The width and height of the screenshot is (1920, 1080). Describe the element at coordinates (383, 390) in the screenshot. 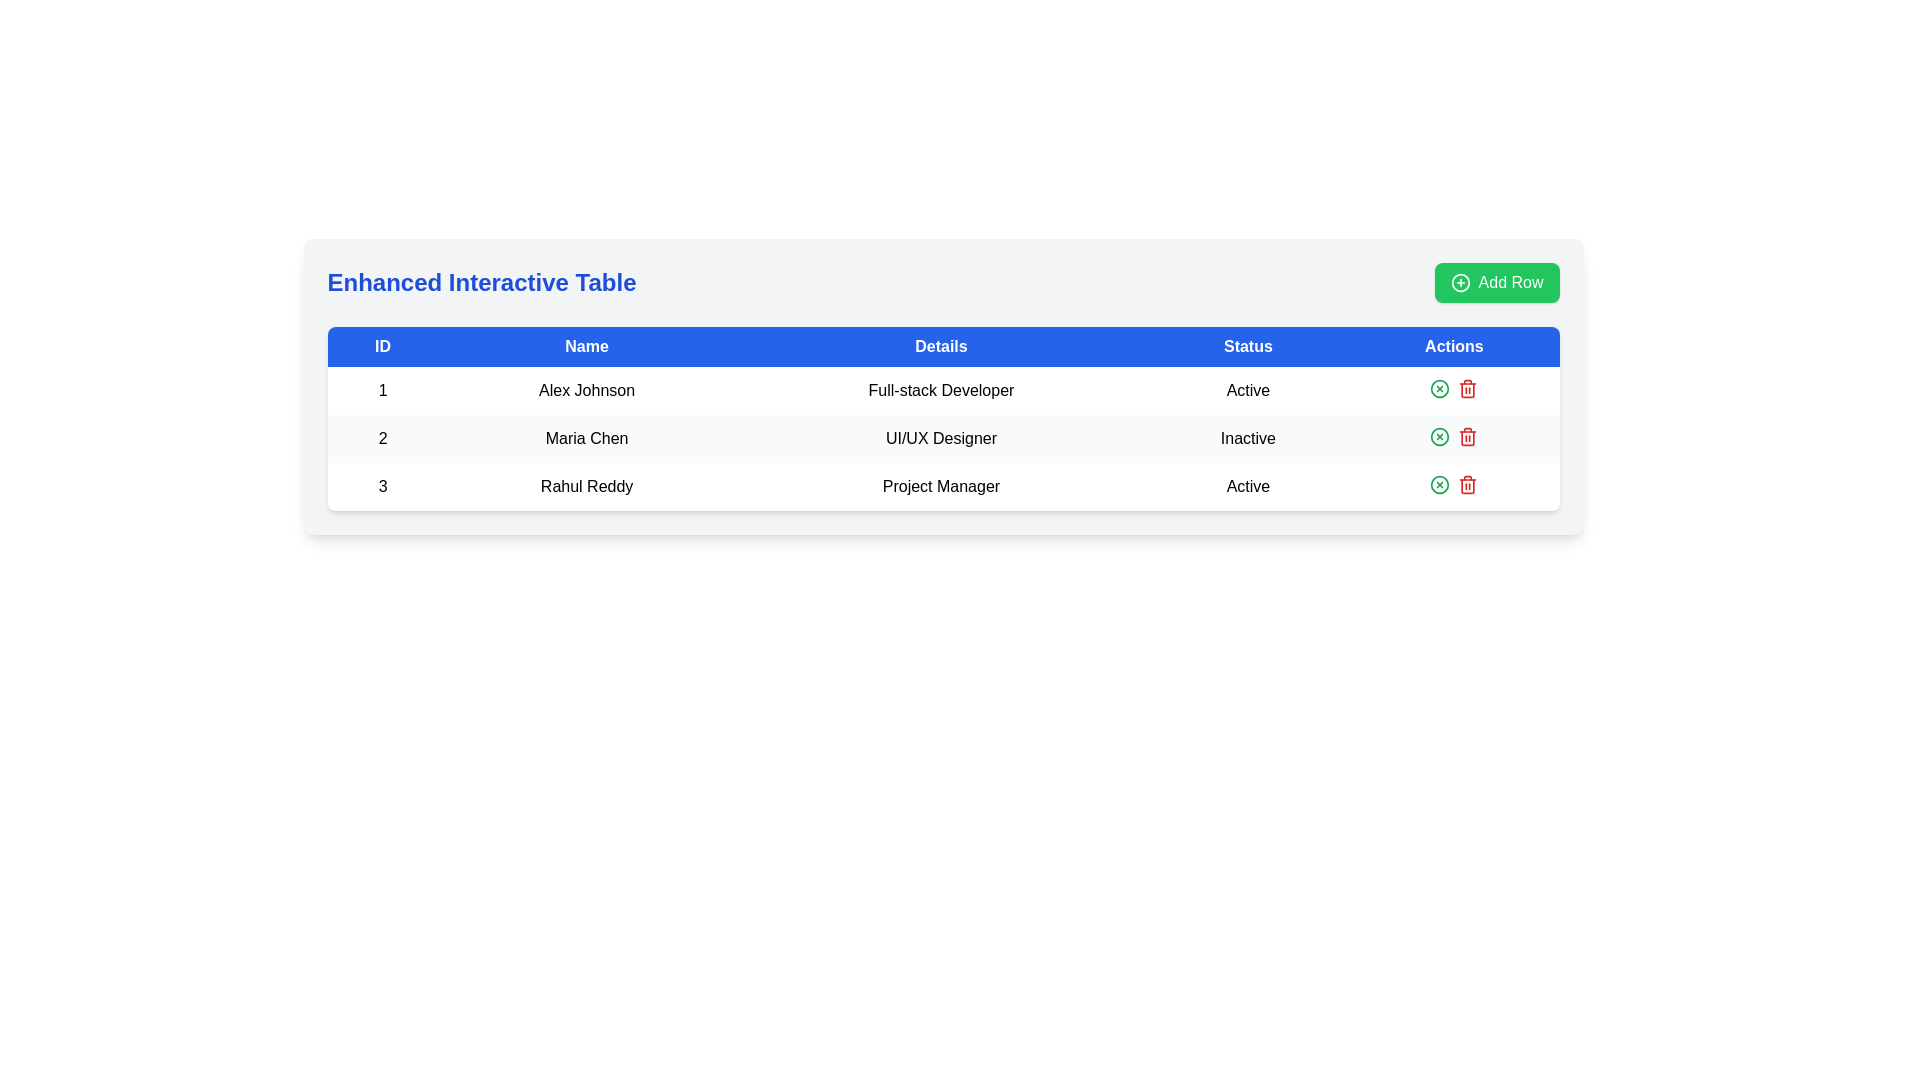

I see `the table cell containing the numeric value '1', which is positioned in the first column of the first row under the 'ID' header` at that location.